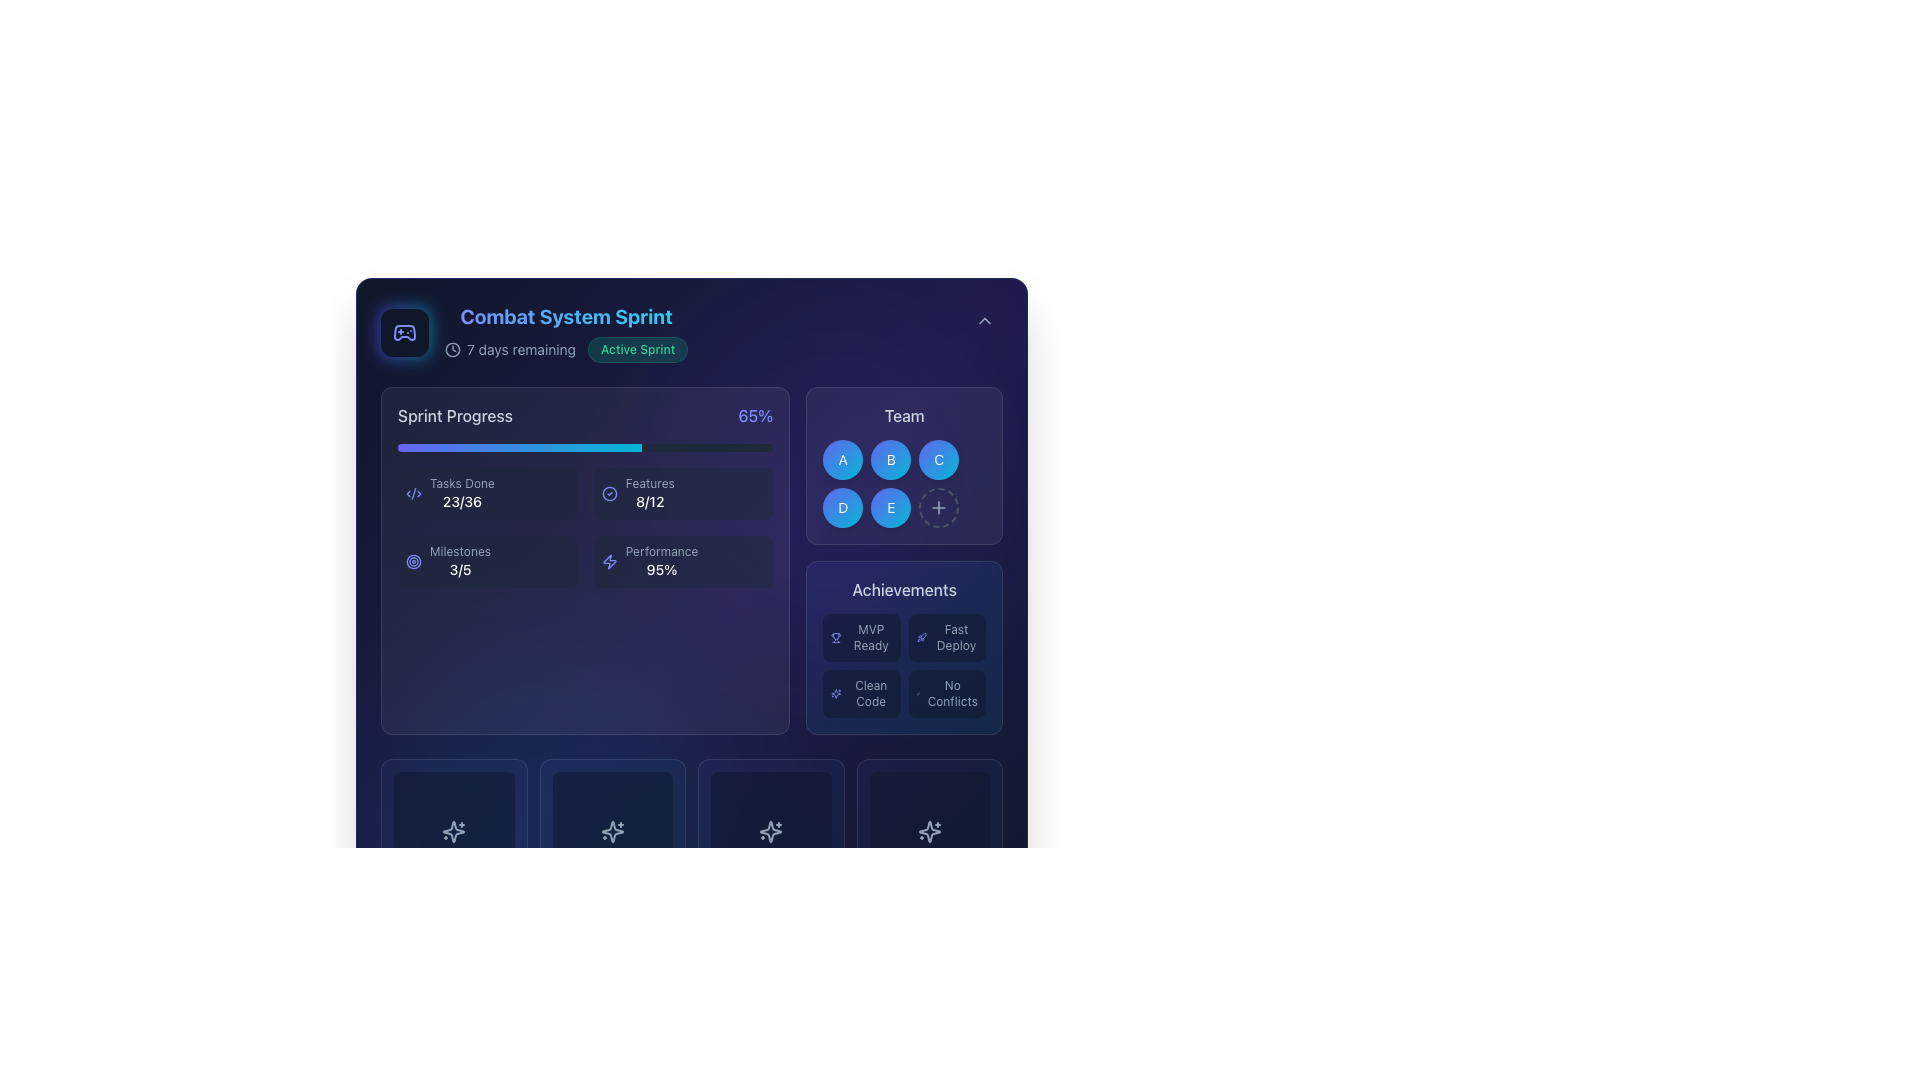 This screenshot has height=1080, width=1920. Describe the element at coordinates (611, 832) in the screenshot. I see `the square grid cell with a star-like icon located in the second column of the last row beneath the 'Sprint Progress' section` at that location.